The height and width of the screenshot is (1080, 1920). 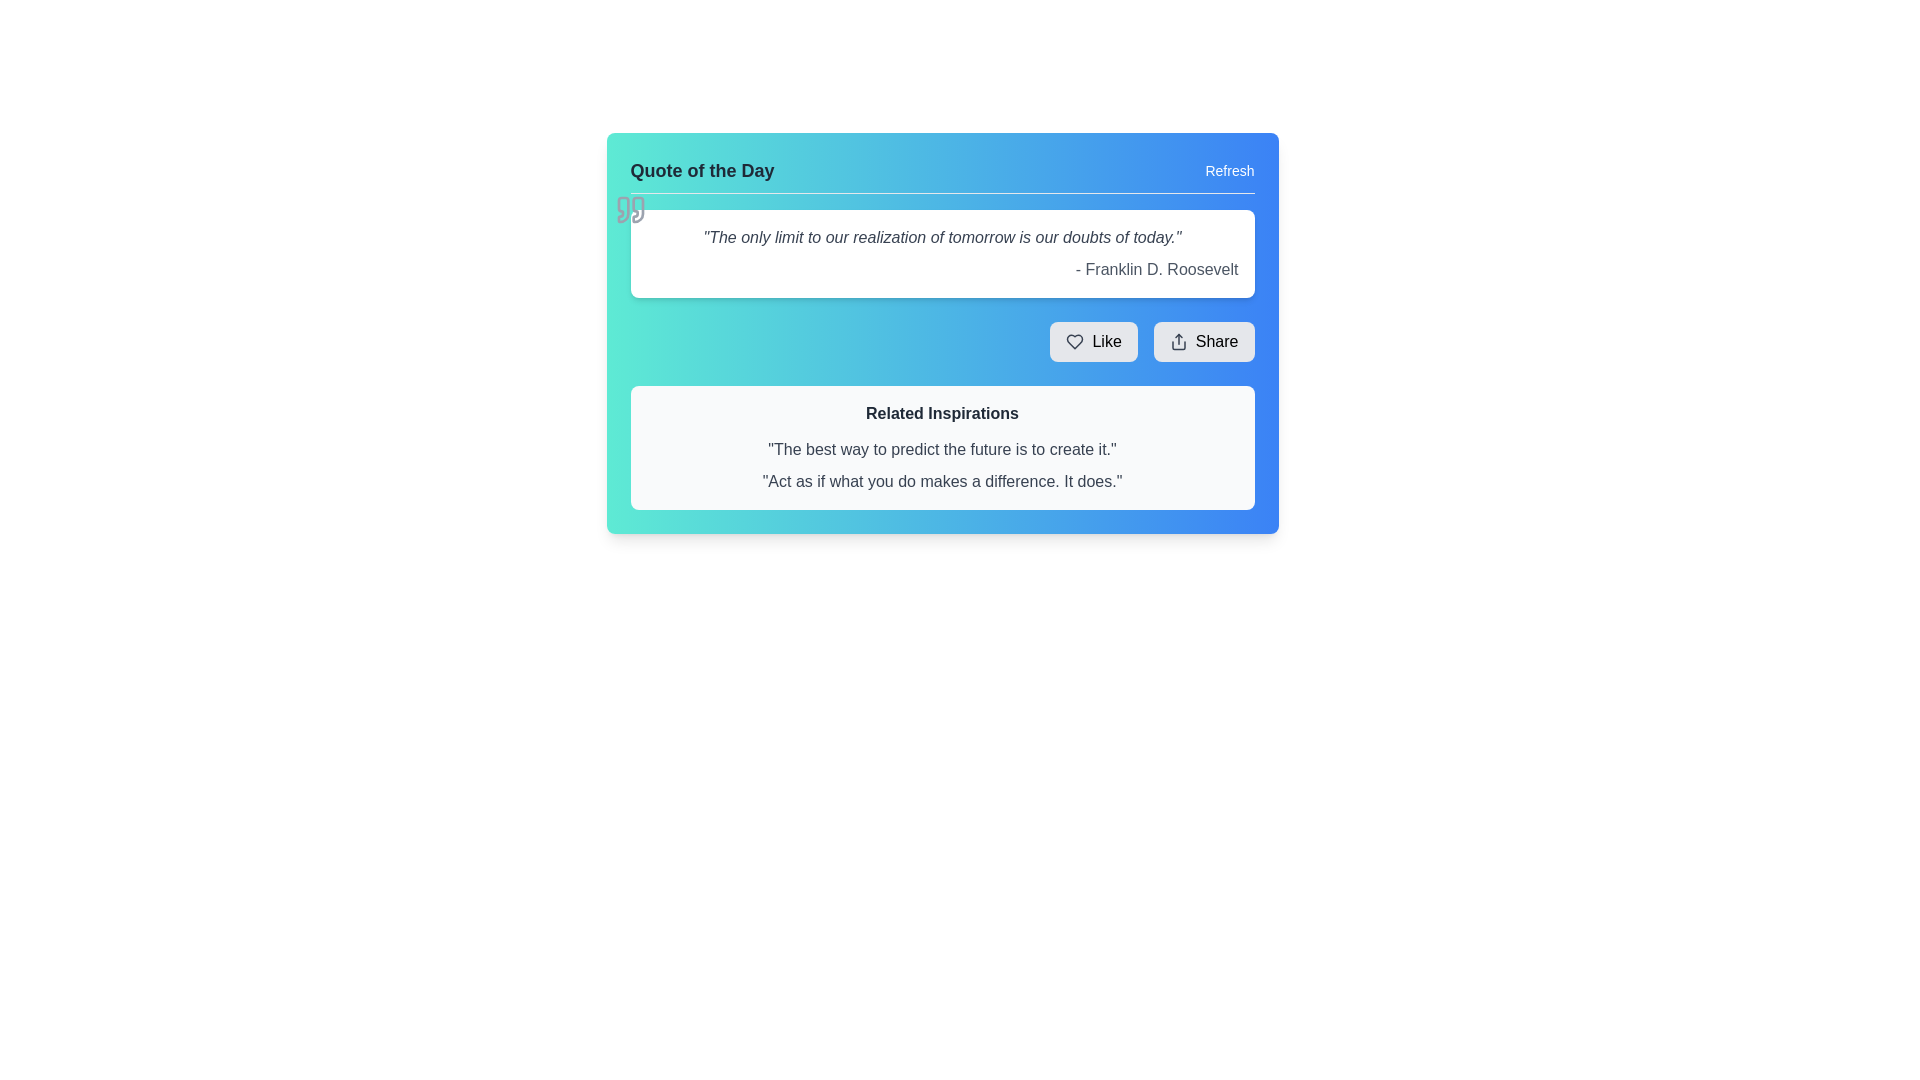 I want to click on the light gray quotation marks icon located at the top-left corner of the quote card by Franklin D. Roosevelt, so click(x=629, y=209).